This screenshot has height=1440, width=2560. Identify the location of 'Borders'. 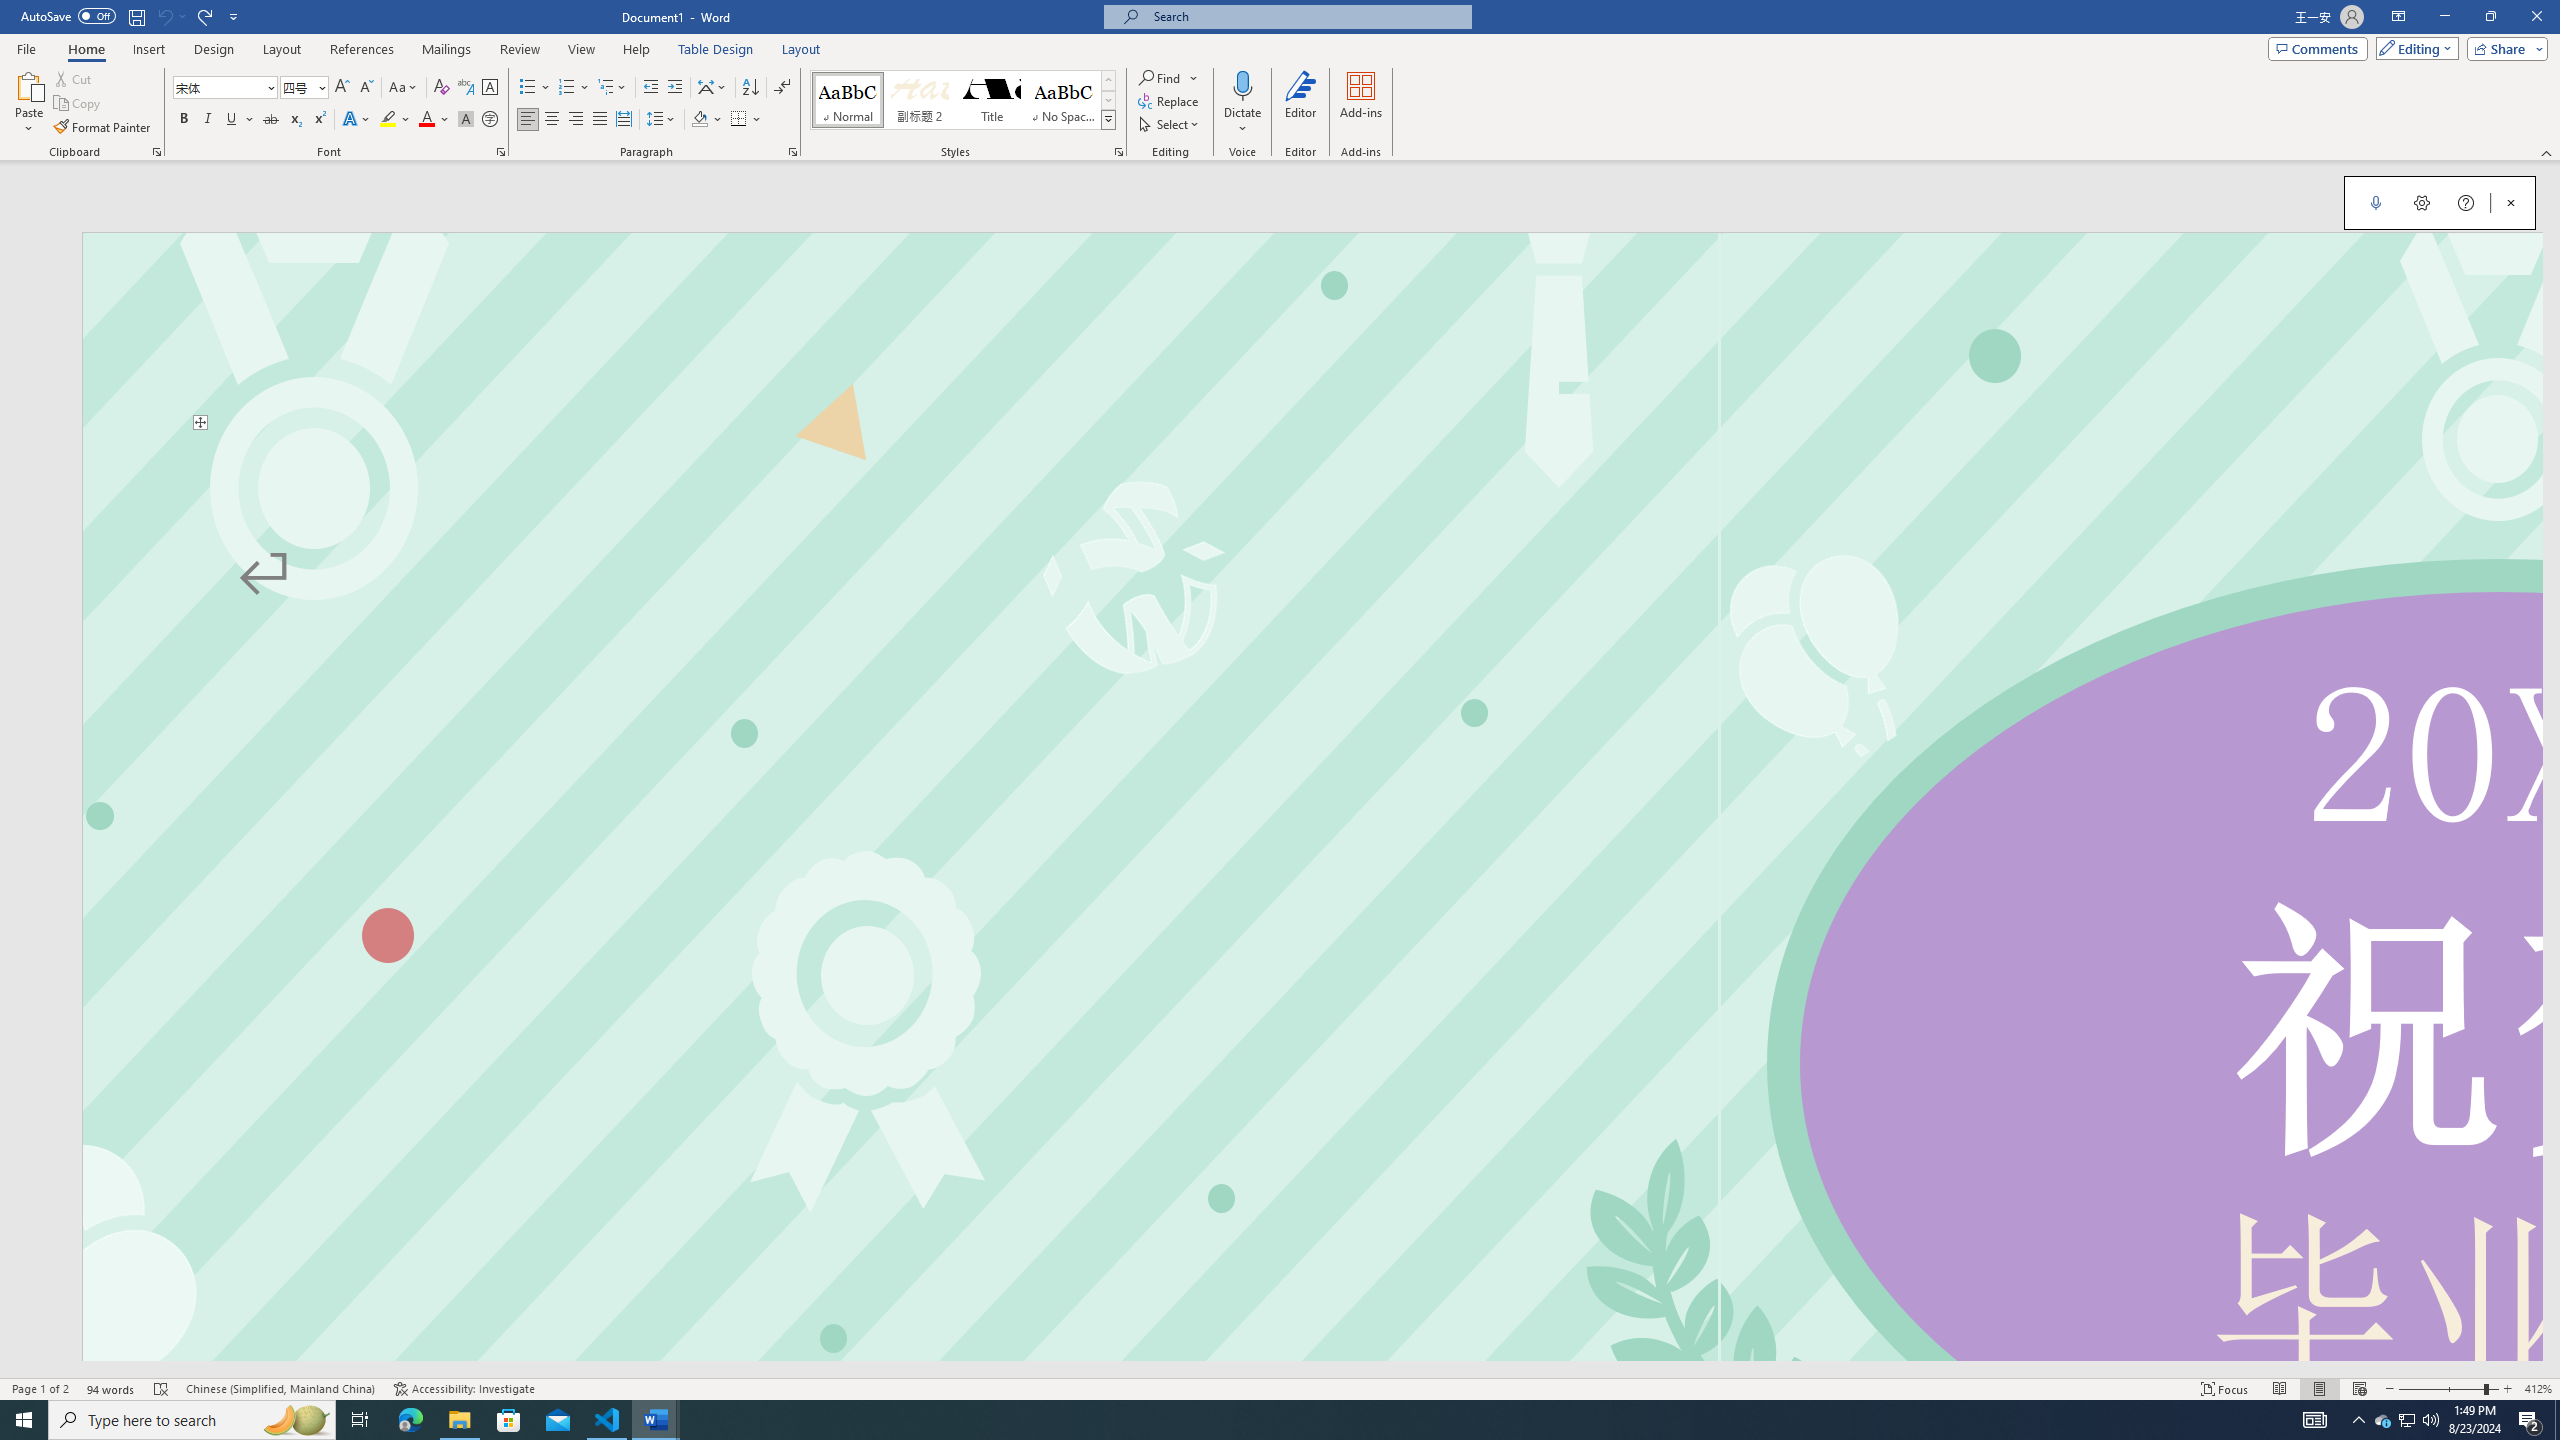
(745, 118).